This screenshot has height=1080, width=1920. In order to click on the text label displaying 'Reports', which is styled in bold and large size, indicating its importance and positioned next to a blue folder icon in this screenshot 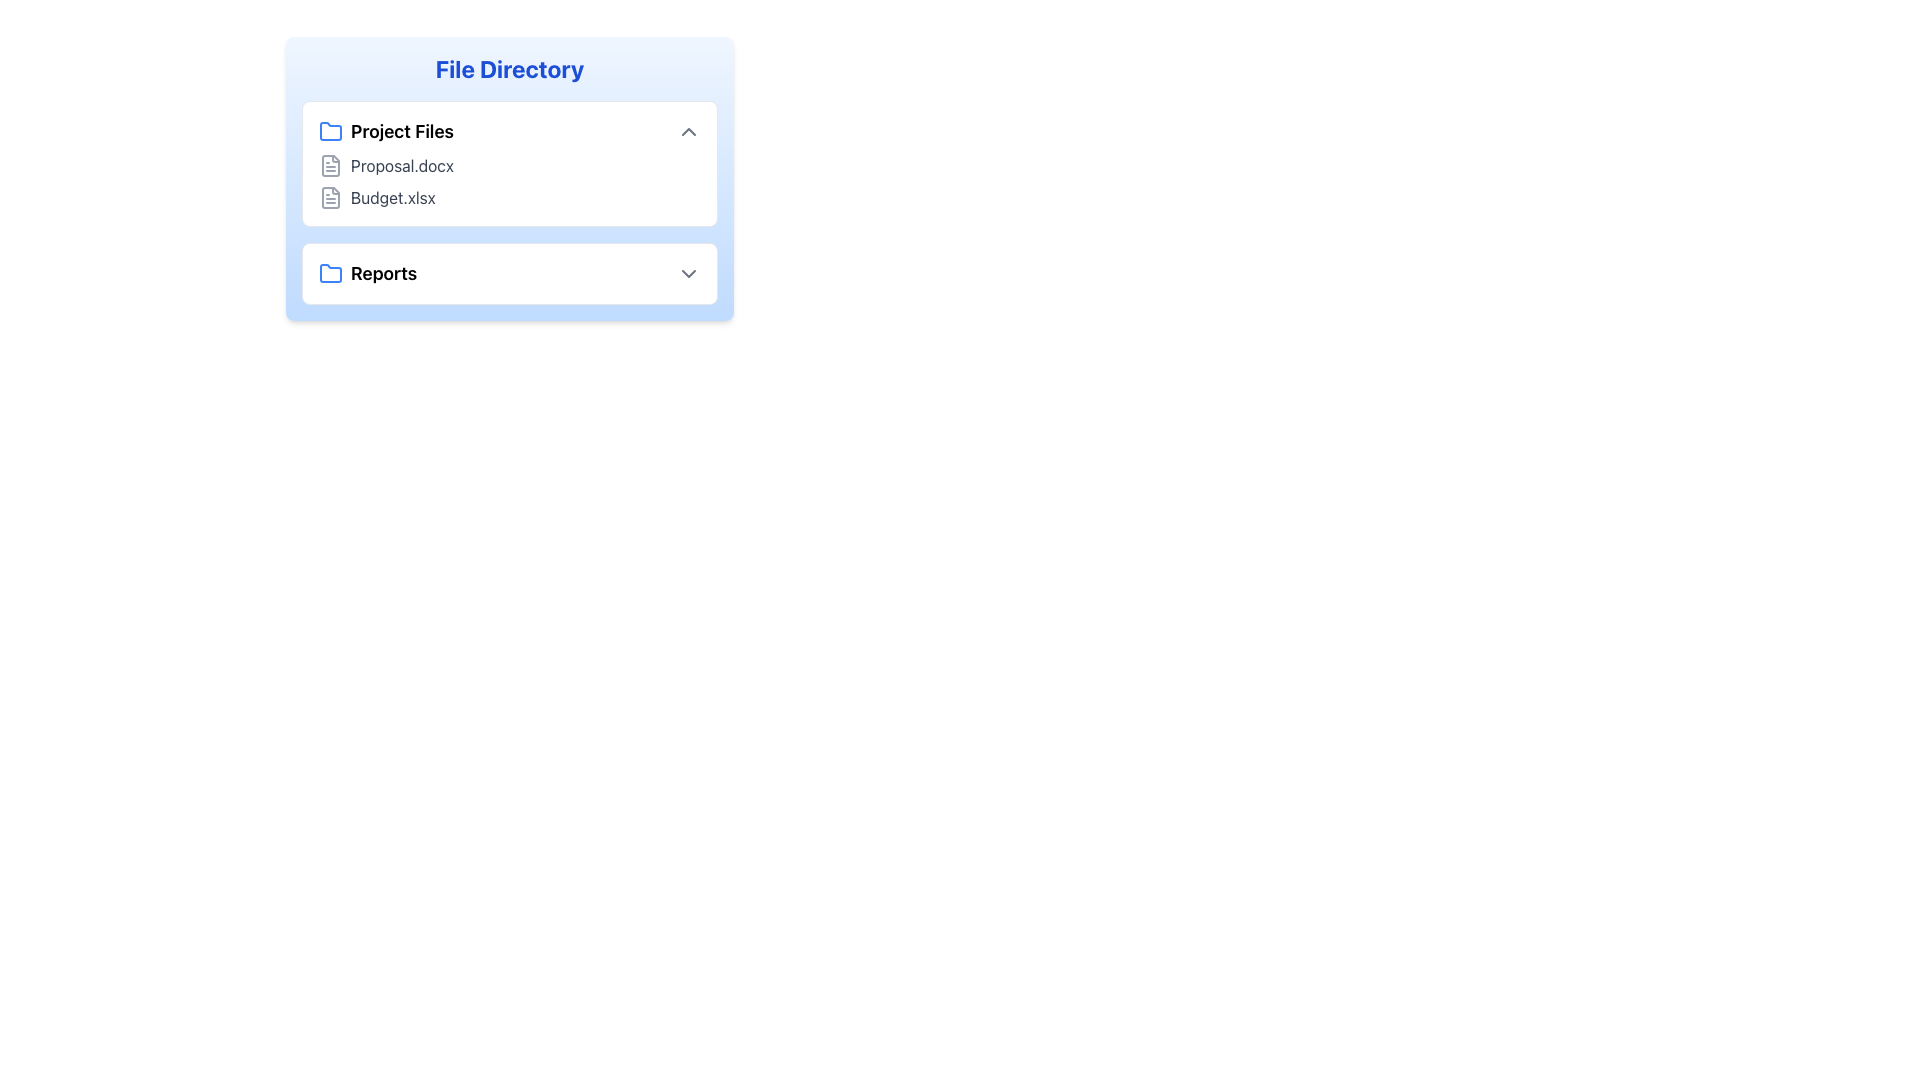, I will do `click(384, 273)`.